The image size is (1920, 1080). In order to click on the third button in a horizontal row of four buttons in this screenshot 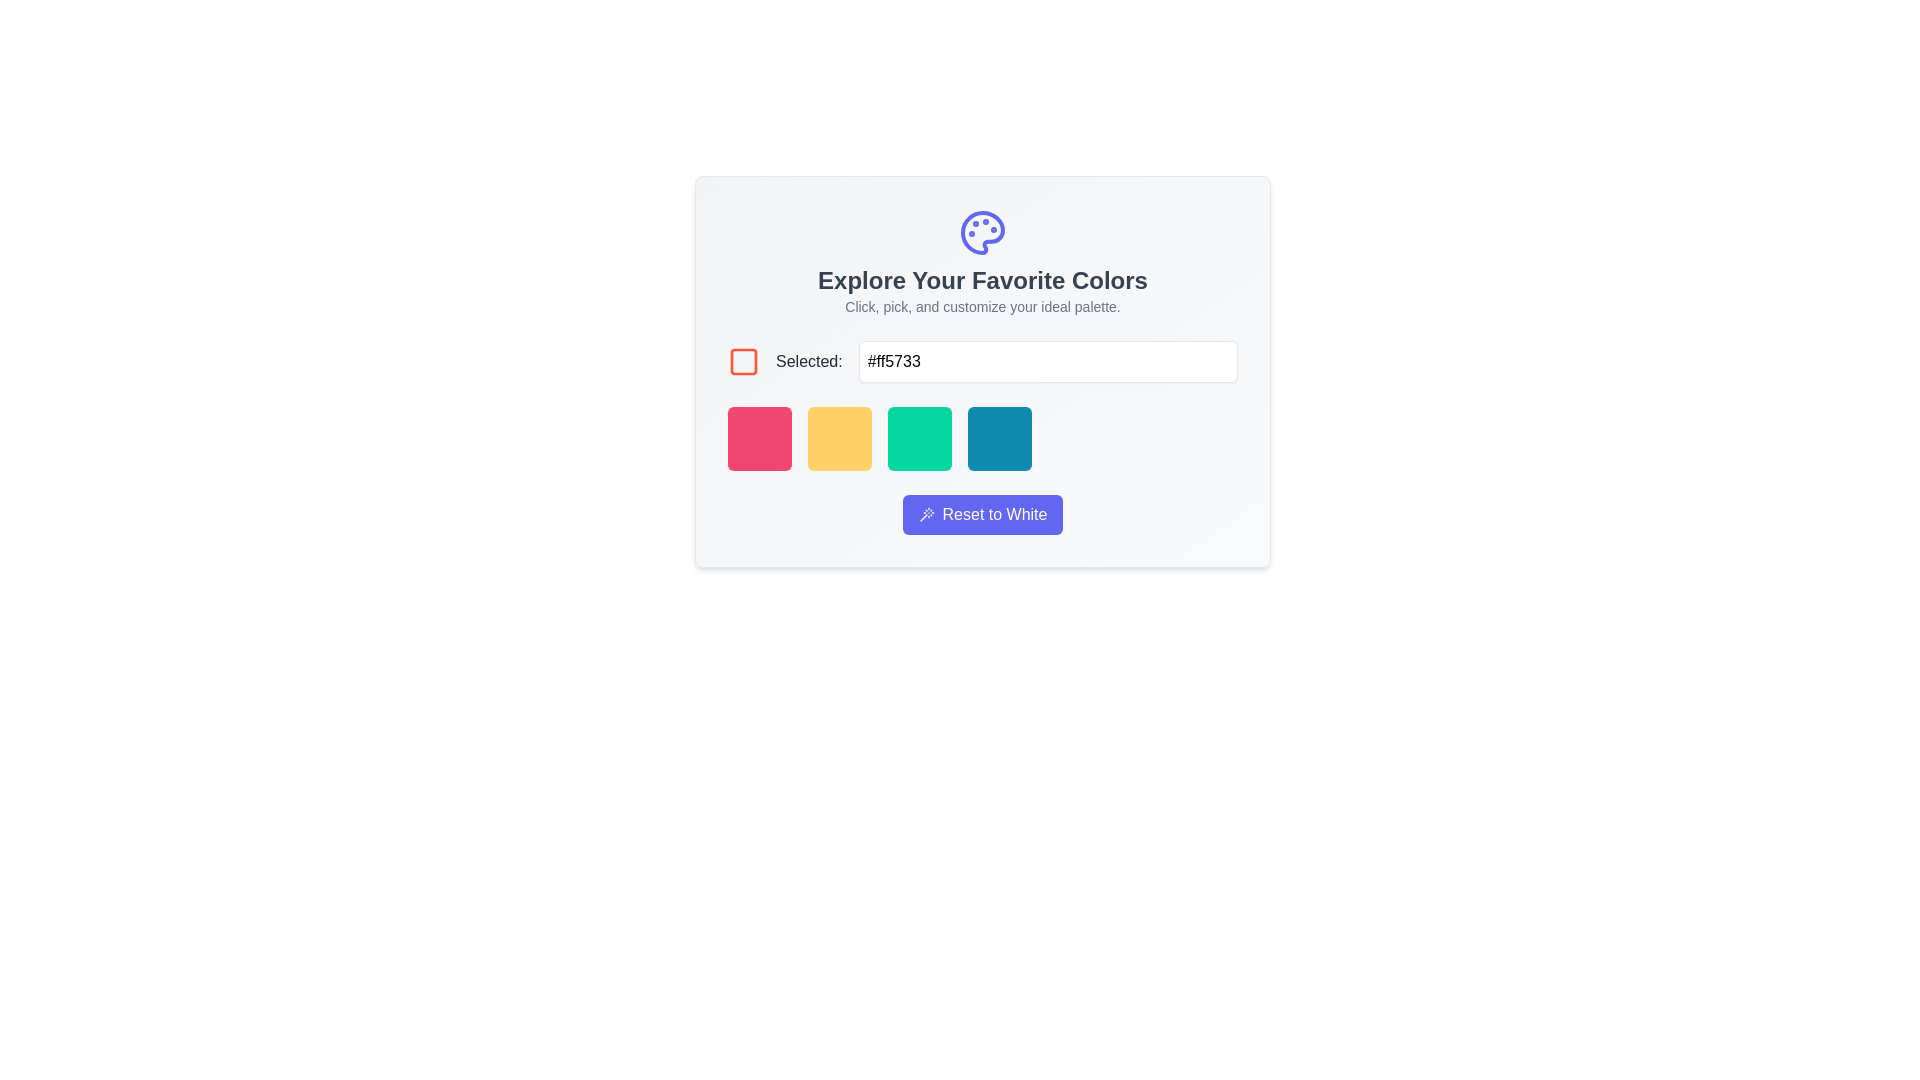, I will do `click(919, 438)`.